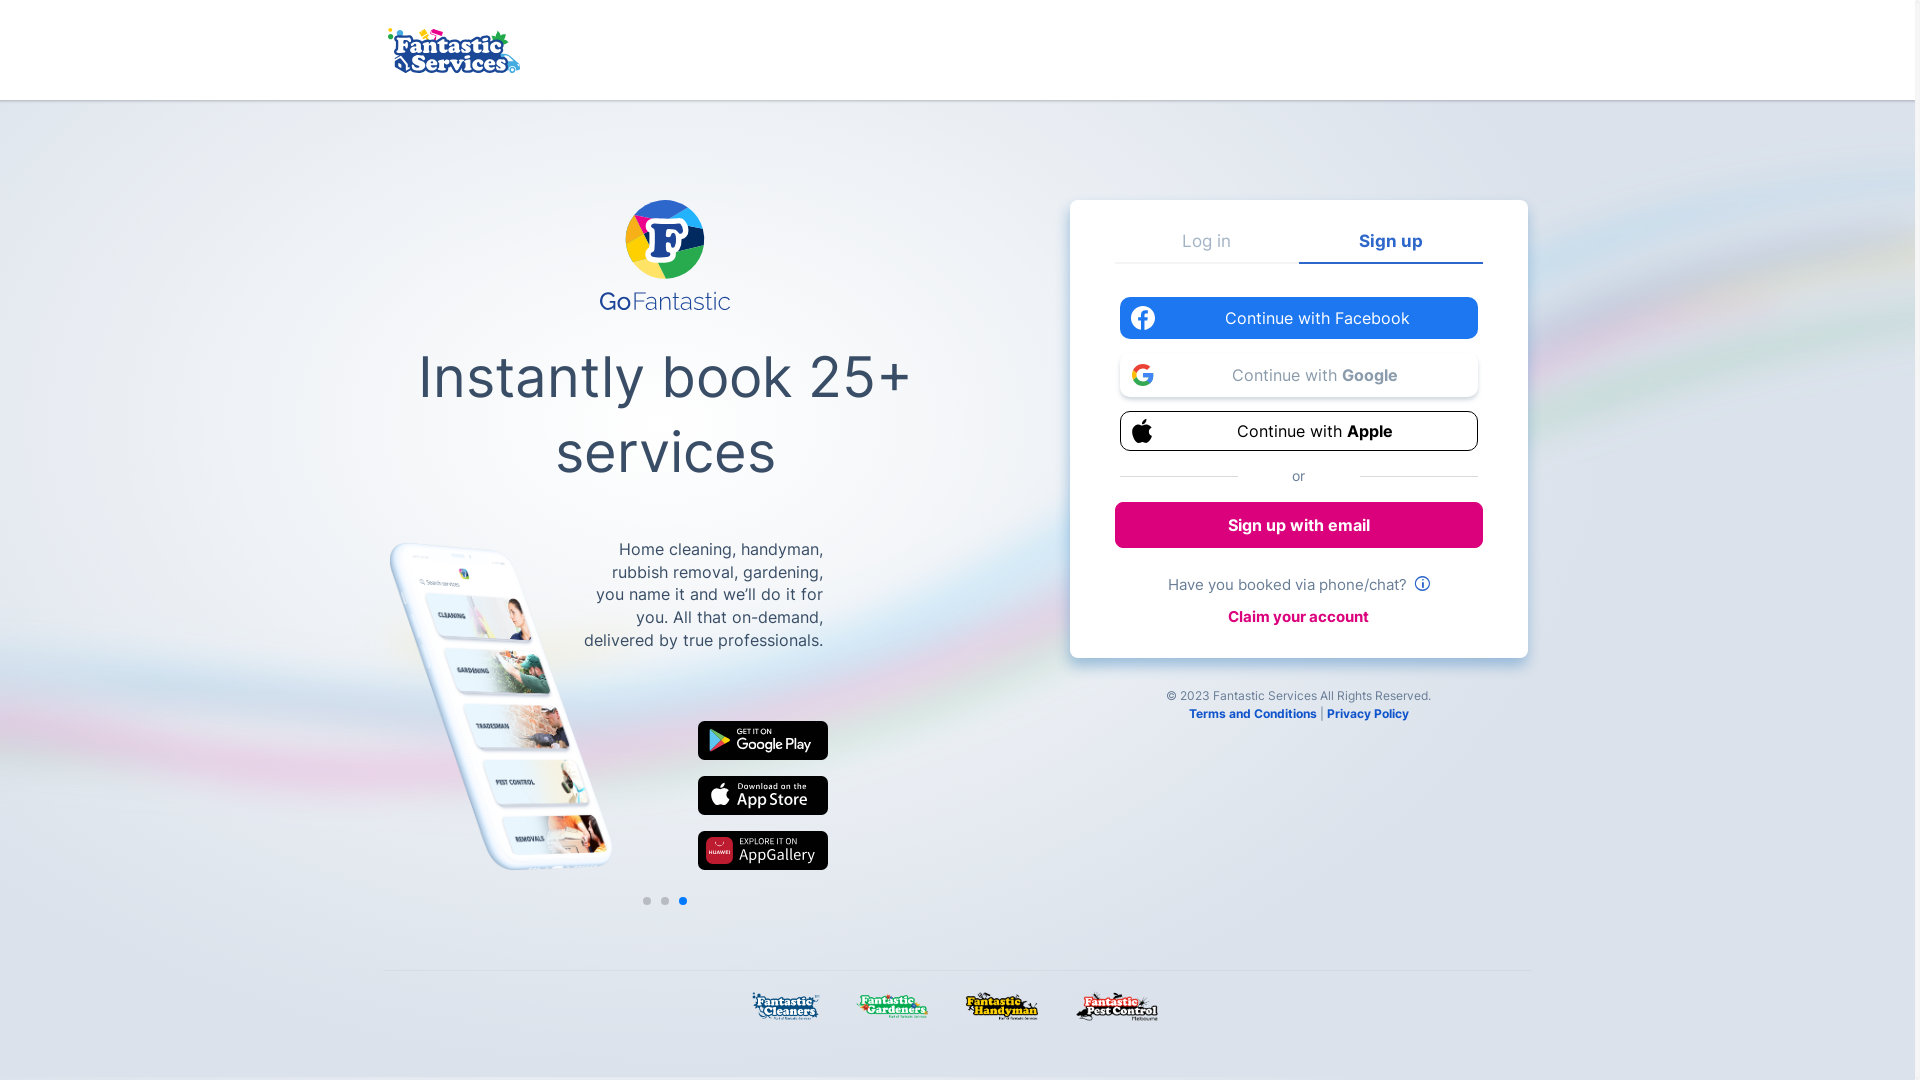 The height and width of the screenshot is (1080, 1920). I want to click on 'Sign up', so click(1299, 246).